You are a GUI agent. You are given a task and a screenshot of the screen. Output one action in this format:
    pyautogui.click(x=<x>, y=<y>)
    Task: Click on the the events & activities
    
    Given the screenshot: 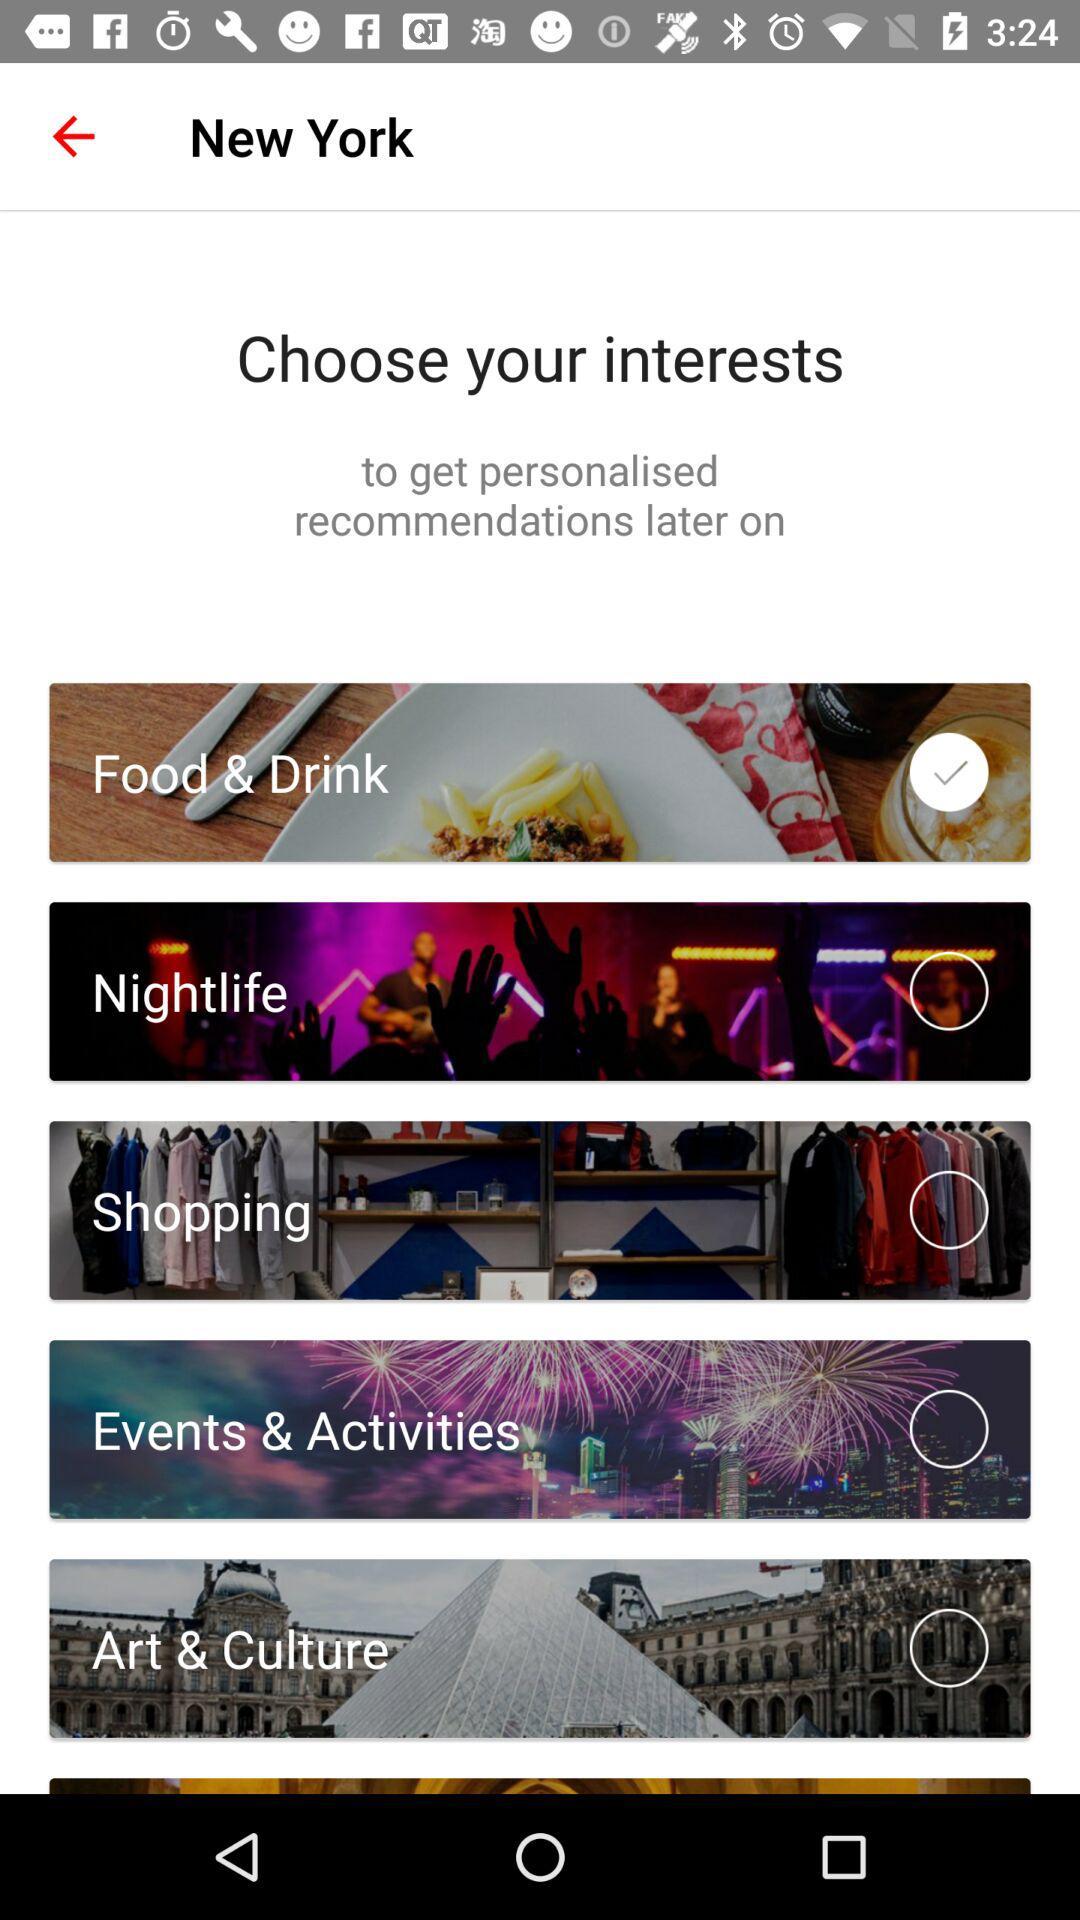 What is the action you would take?
    pyautogui.click(x=285, y=1428)
    